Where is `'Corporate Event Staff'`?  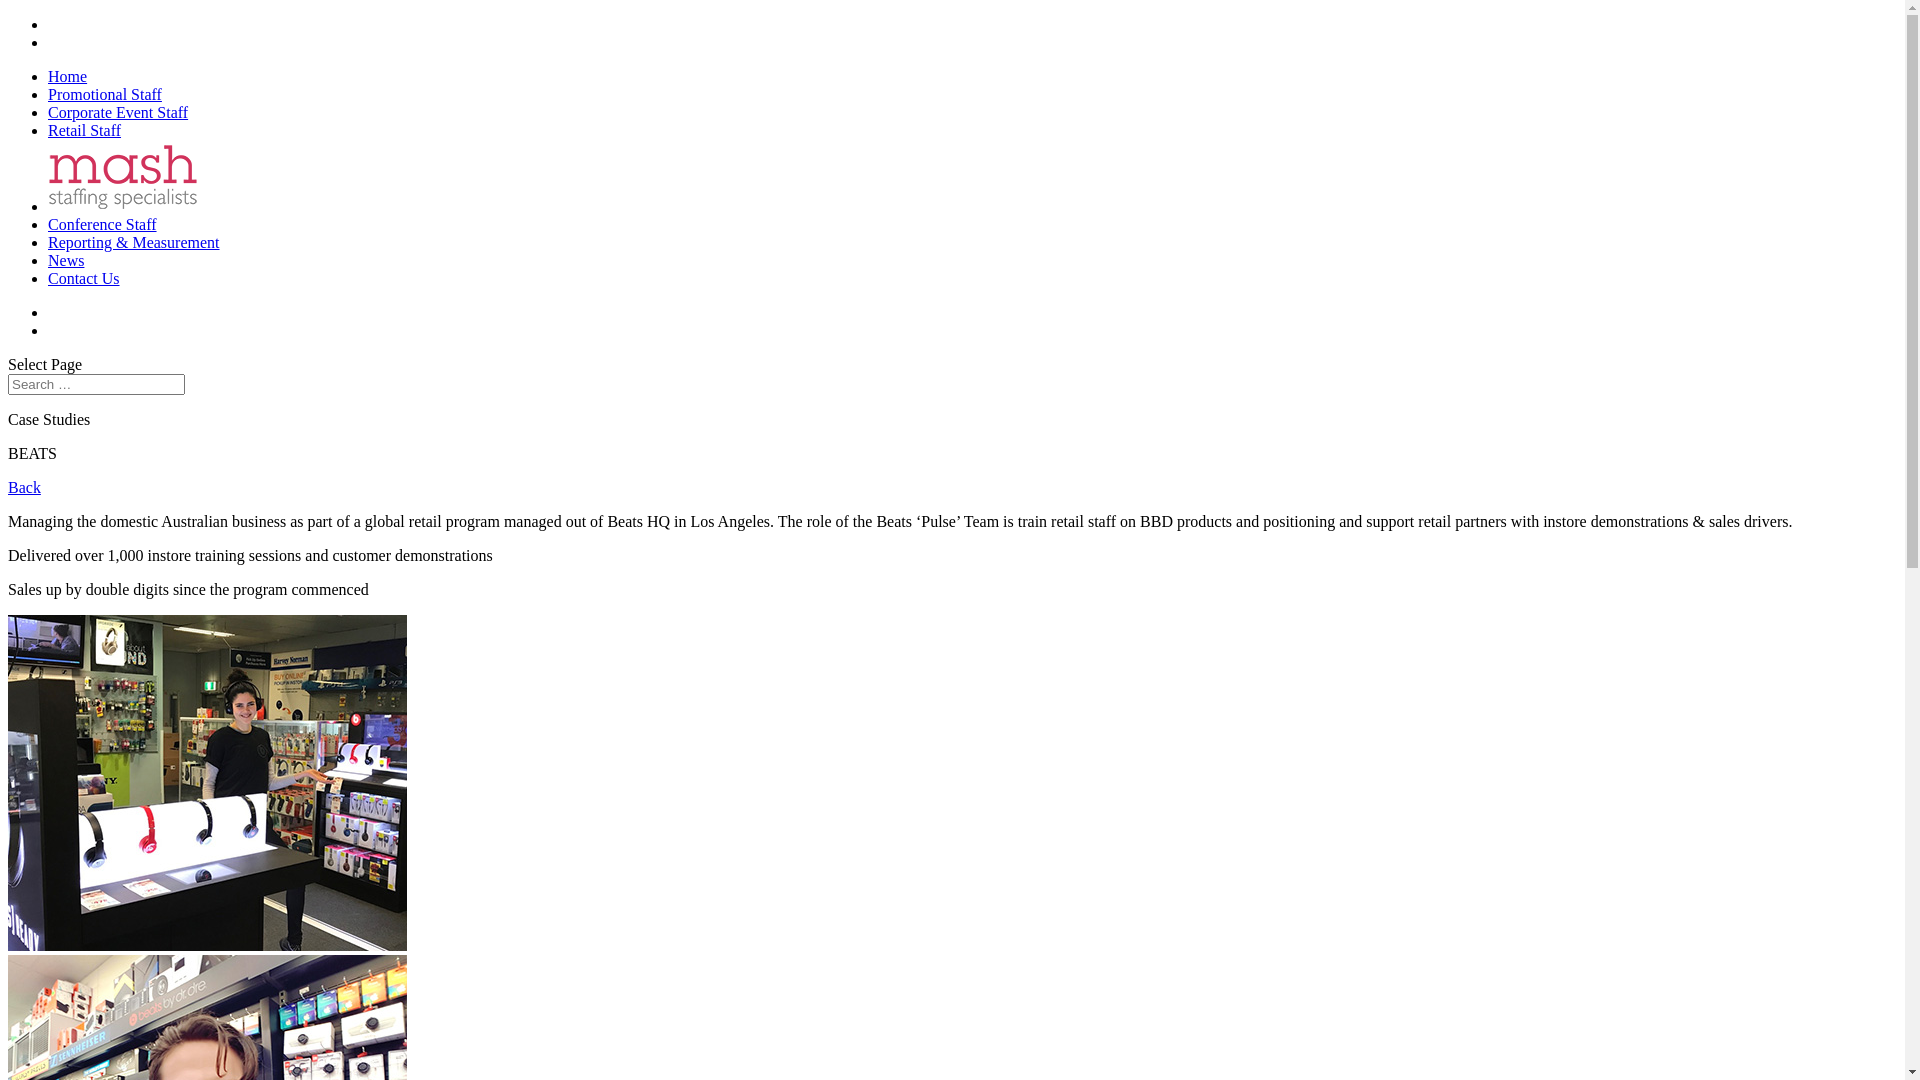
'Corporate Event Staff' is located at coordinates (117, 112).